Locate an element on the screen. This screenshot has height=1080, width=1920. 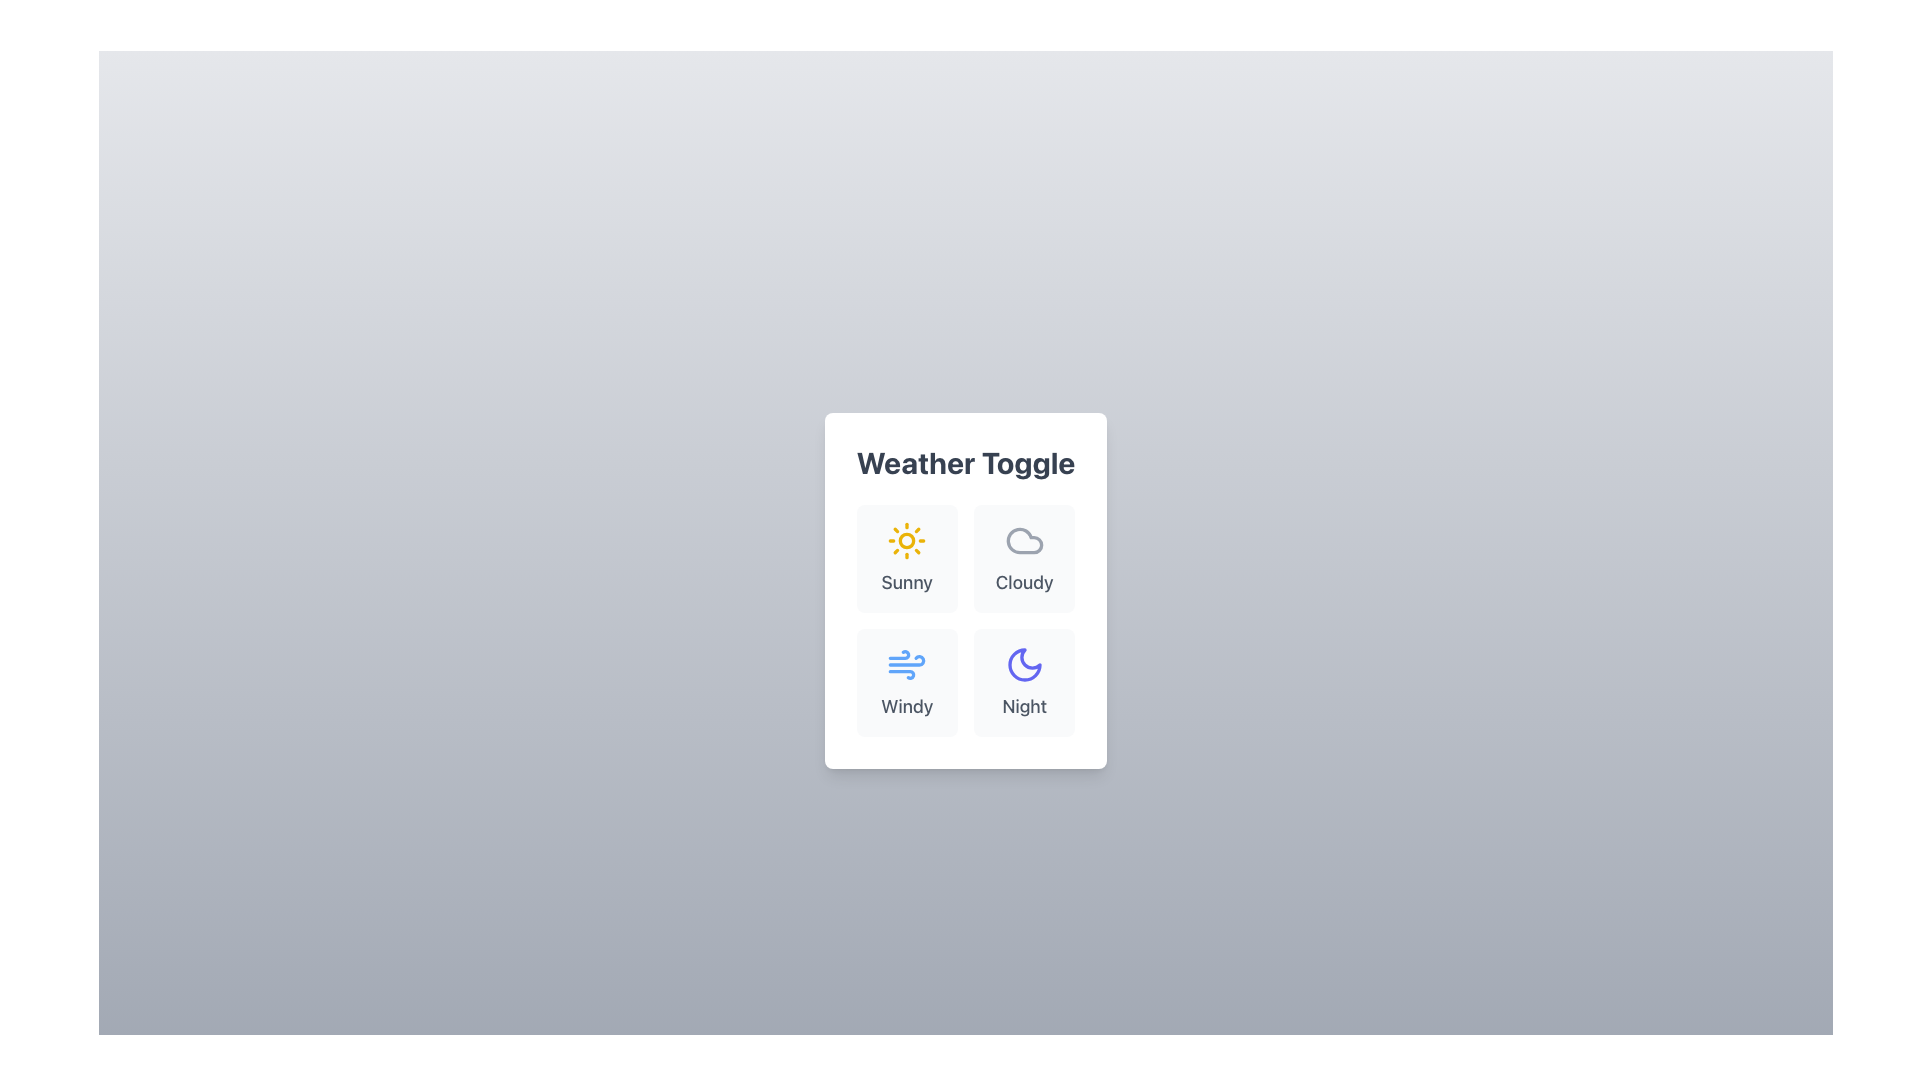
the 'Night' mode icon button in the weather-toggle interface is located at coordinates (1024, 664).